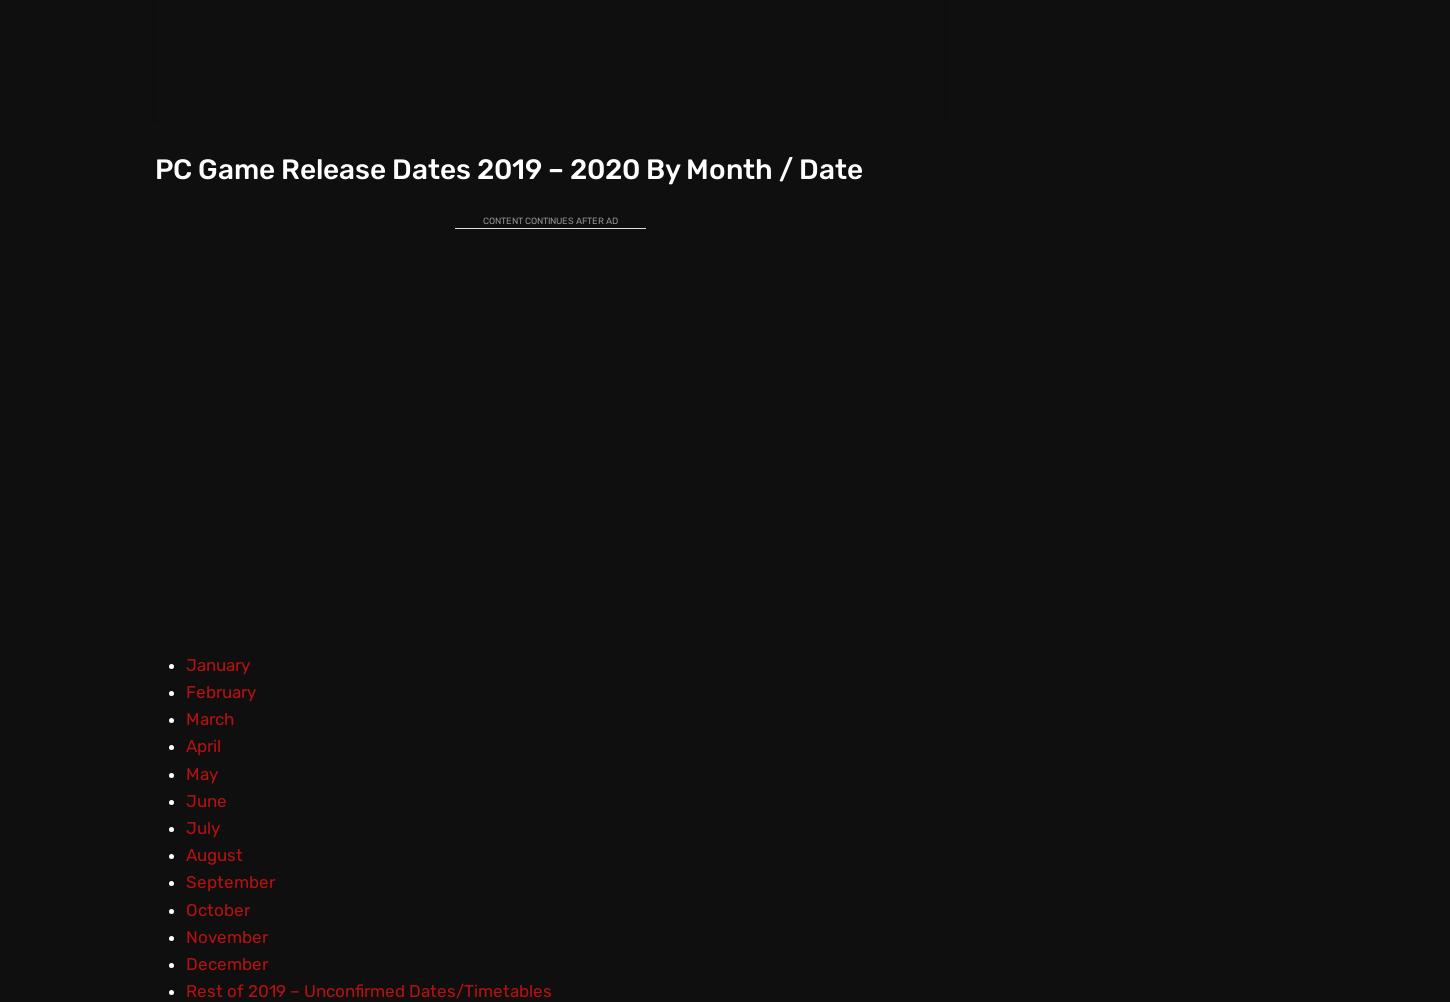 This screenshot has width=1450, height=1002. Describe the element at coordinates (207, 719) in the screenshot. I see `'March'` at that location.